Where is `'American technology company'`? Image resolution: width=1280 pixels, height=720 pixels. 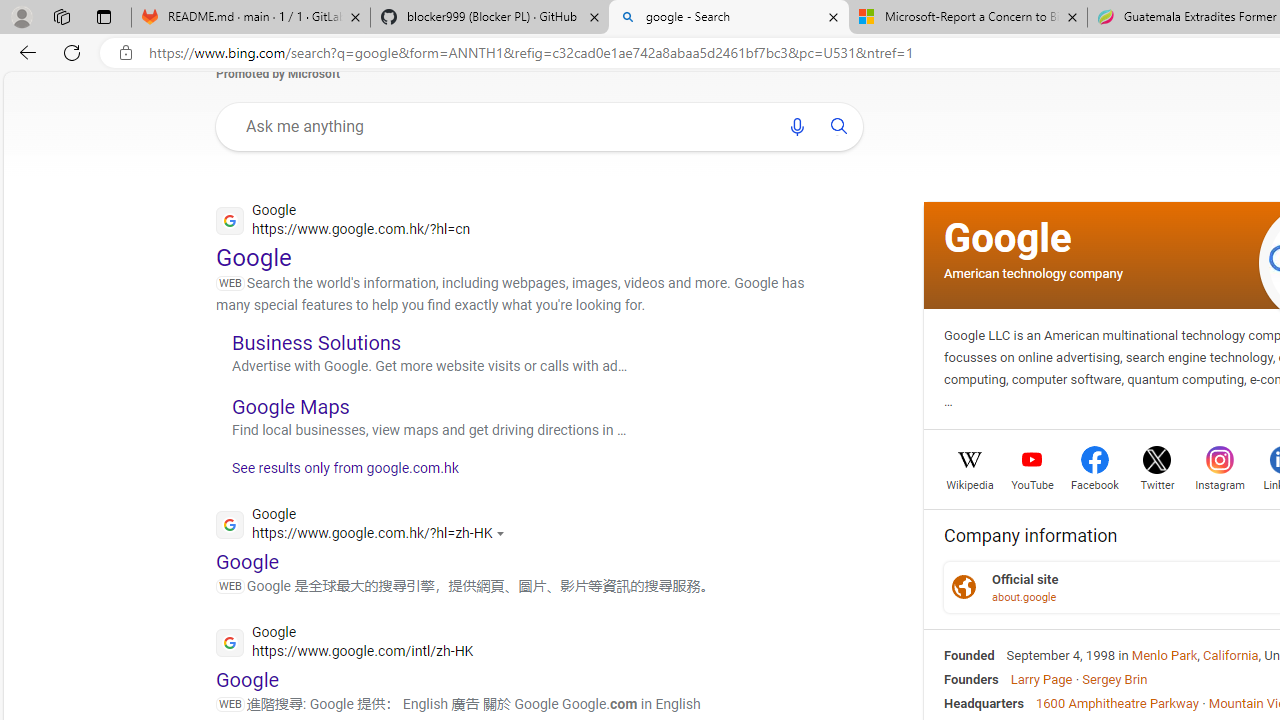
'American technology company' is located at coordinates (1033, 272).